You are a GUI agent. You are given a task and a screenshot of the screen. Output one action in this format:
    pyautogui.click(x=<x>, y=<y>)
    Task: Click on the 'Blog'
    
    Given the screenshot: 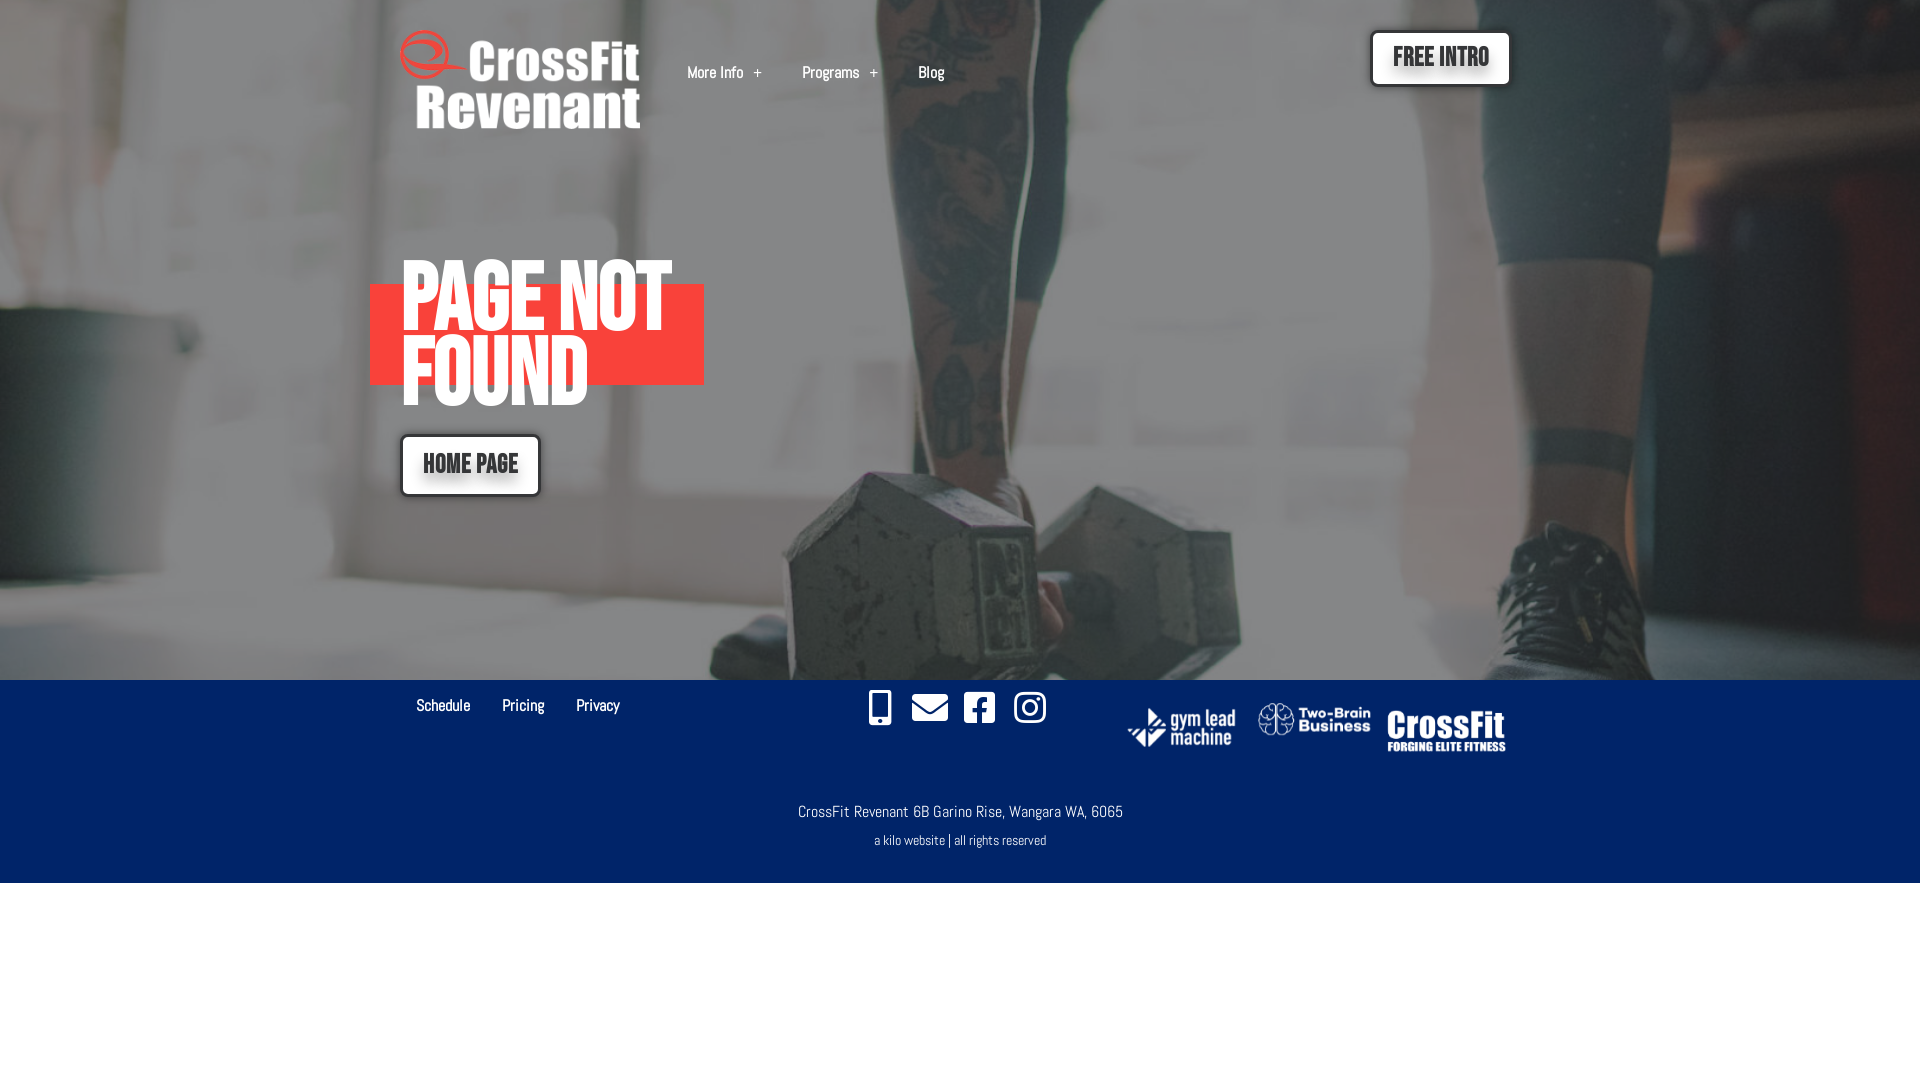 What is the action you would take?
    pyautogui.click(x=896, y=72)
    